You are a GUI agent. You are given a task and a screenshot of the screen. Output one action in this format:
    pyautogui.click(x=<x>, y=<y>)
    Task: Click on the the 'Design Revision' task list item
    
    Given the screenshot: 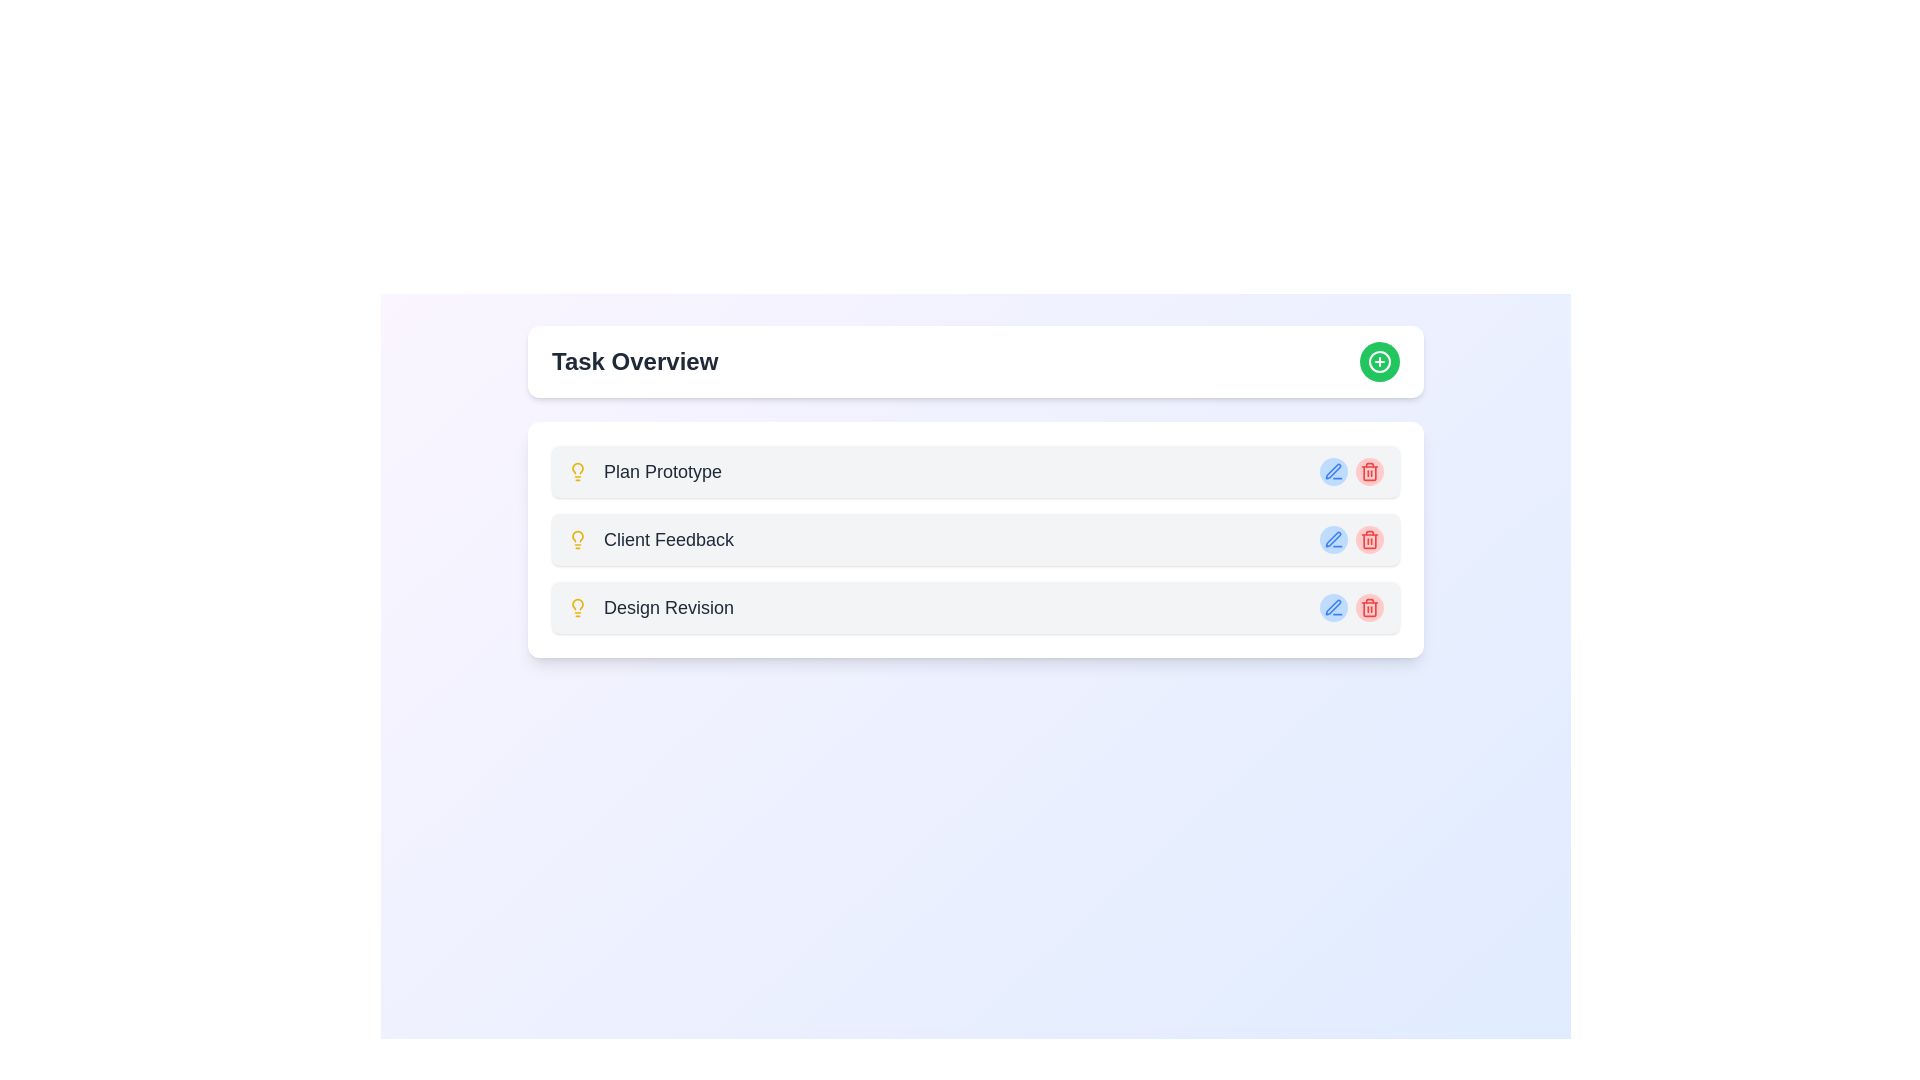 What is the action you would take?
    pyautogui.click(x=975, y=607)
    